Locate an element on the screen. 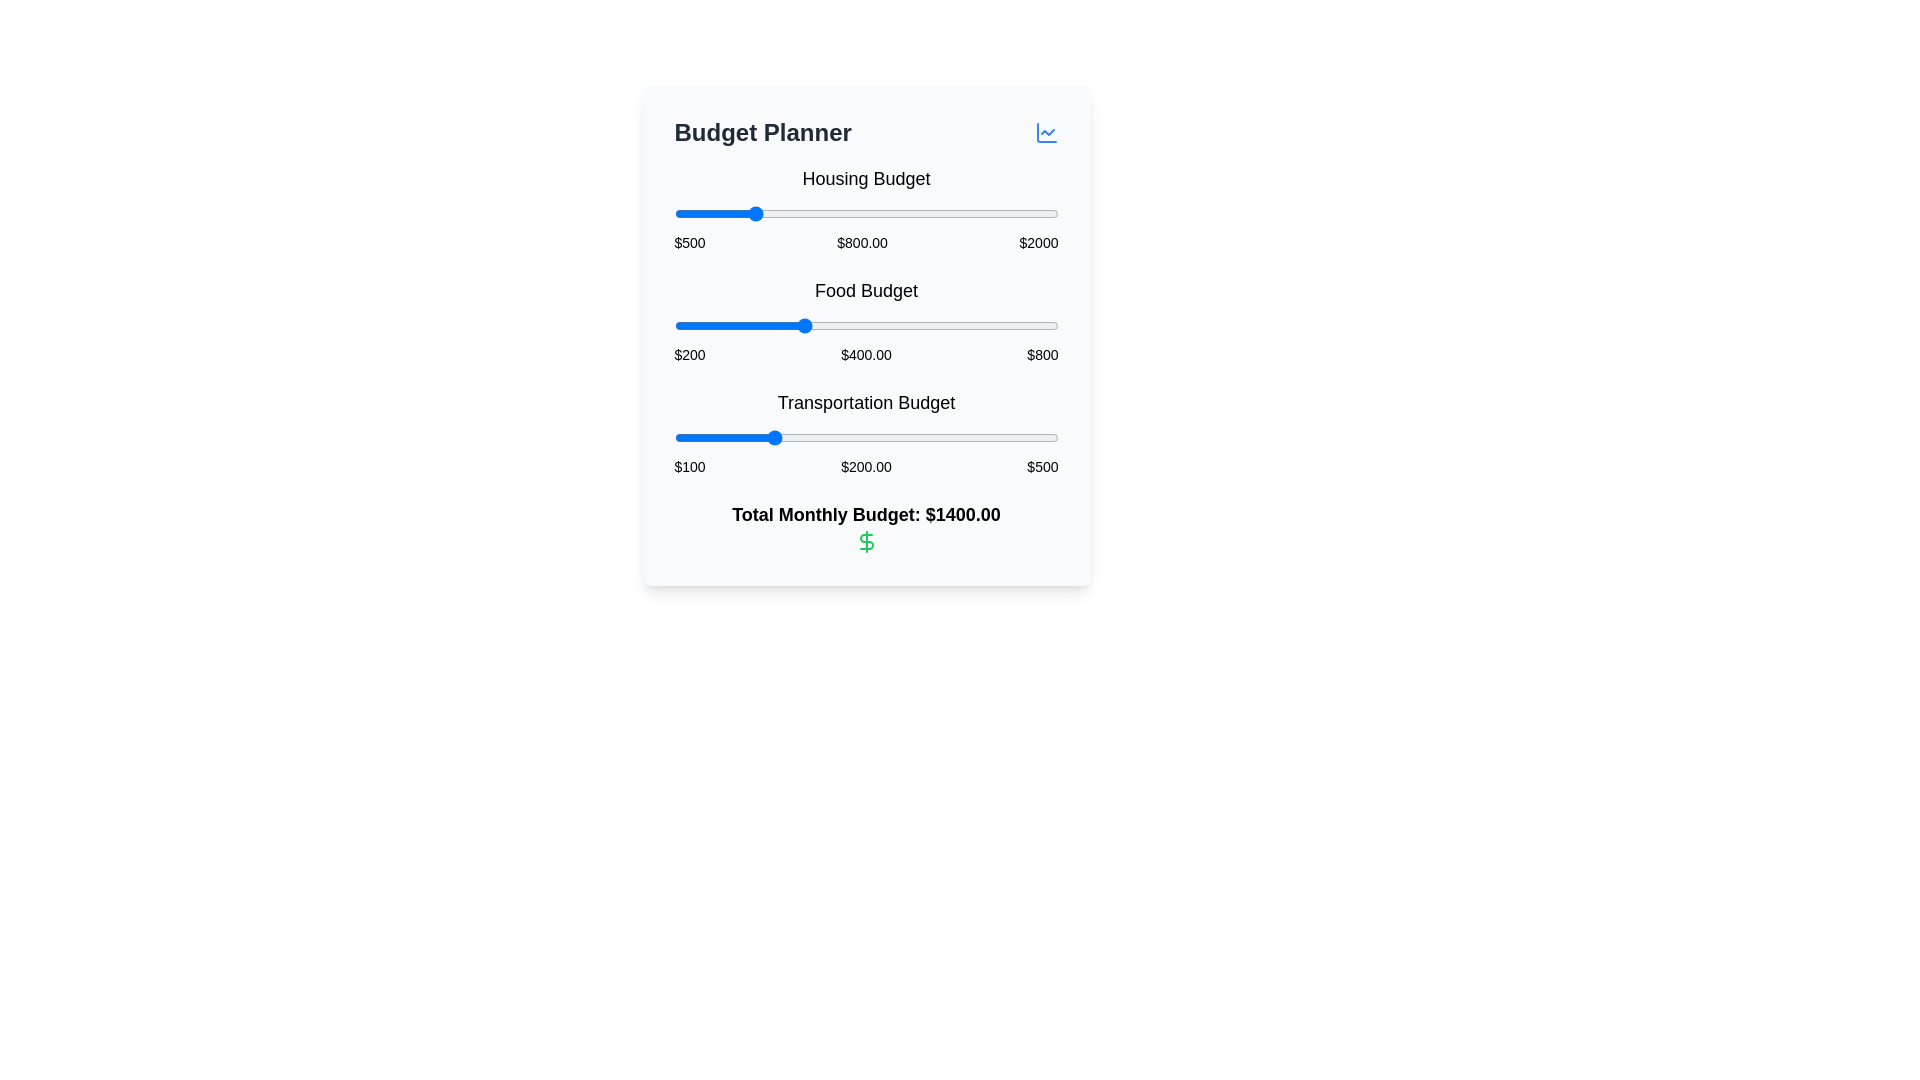 Image resolution: width=1920 pixels, height=1080 pixels. the small blue line graph icon located at the top right corner of the 'Budget Planner' header is located at coordinates (1045, 132).